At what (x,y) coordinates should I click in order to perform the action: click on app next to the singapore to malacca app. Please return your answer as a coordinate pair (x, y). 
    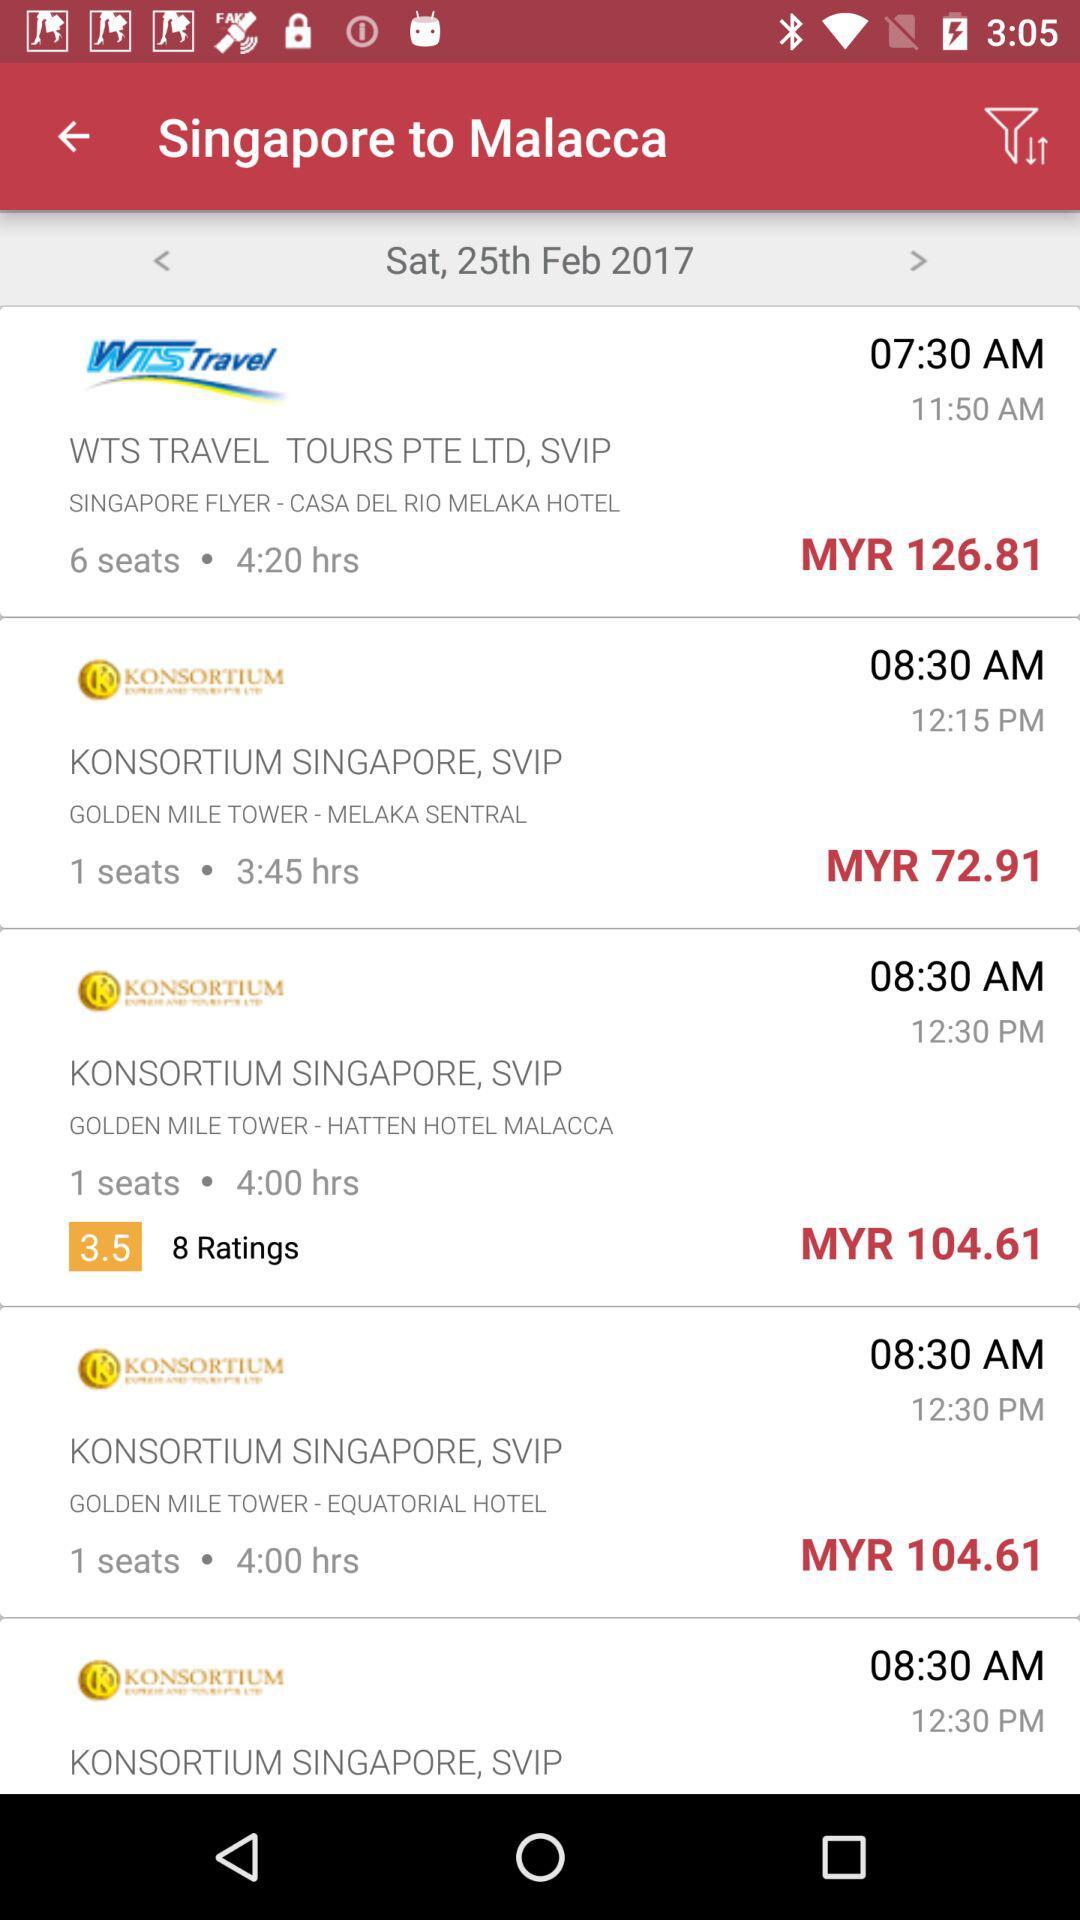
    Looking at the image, I should click on (72, 135).